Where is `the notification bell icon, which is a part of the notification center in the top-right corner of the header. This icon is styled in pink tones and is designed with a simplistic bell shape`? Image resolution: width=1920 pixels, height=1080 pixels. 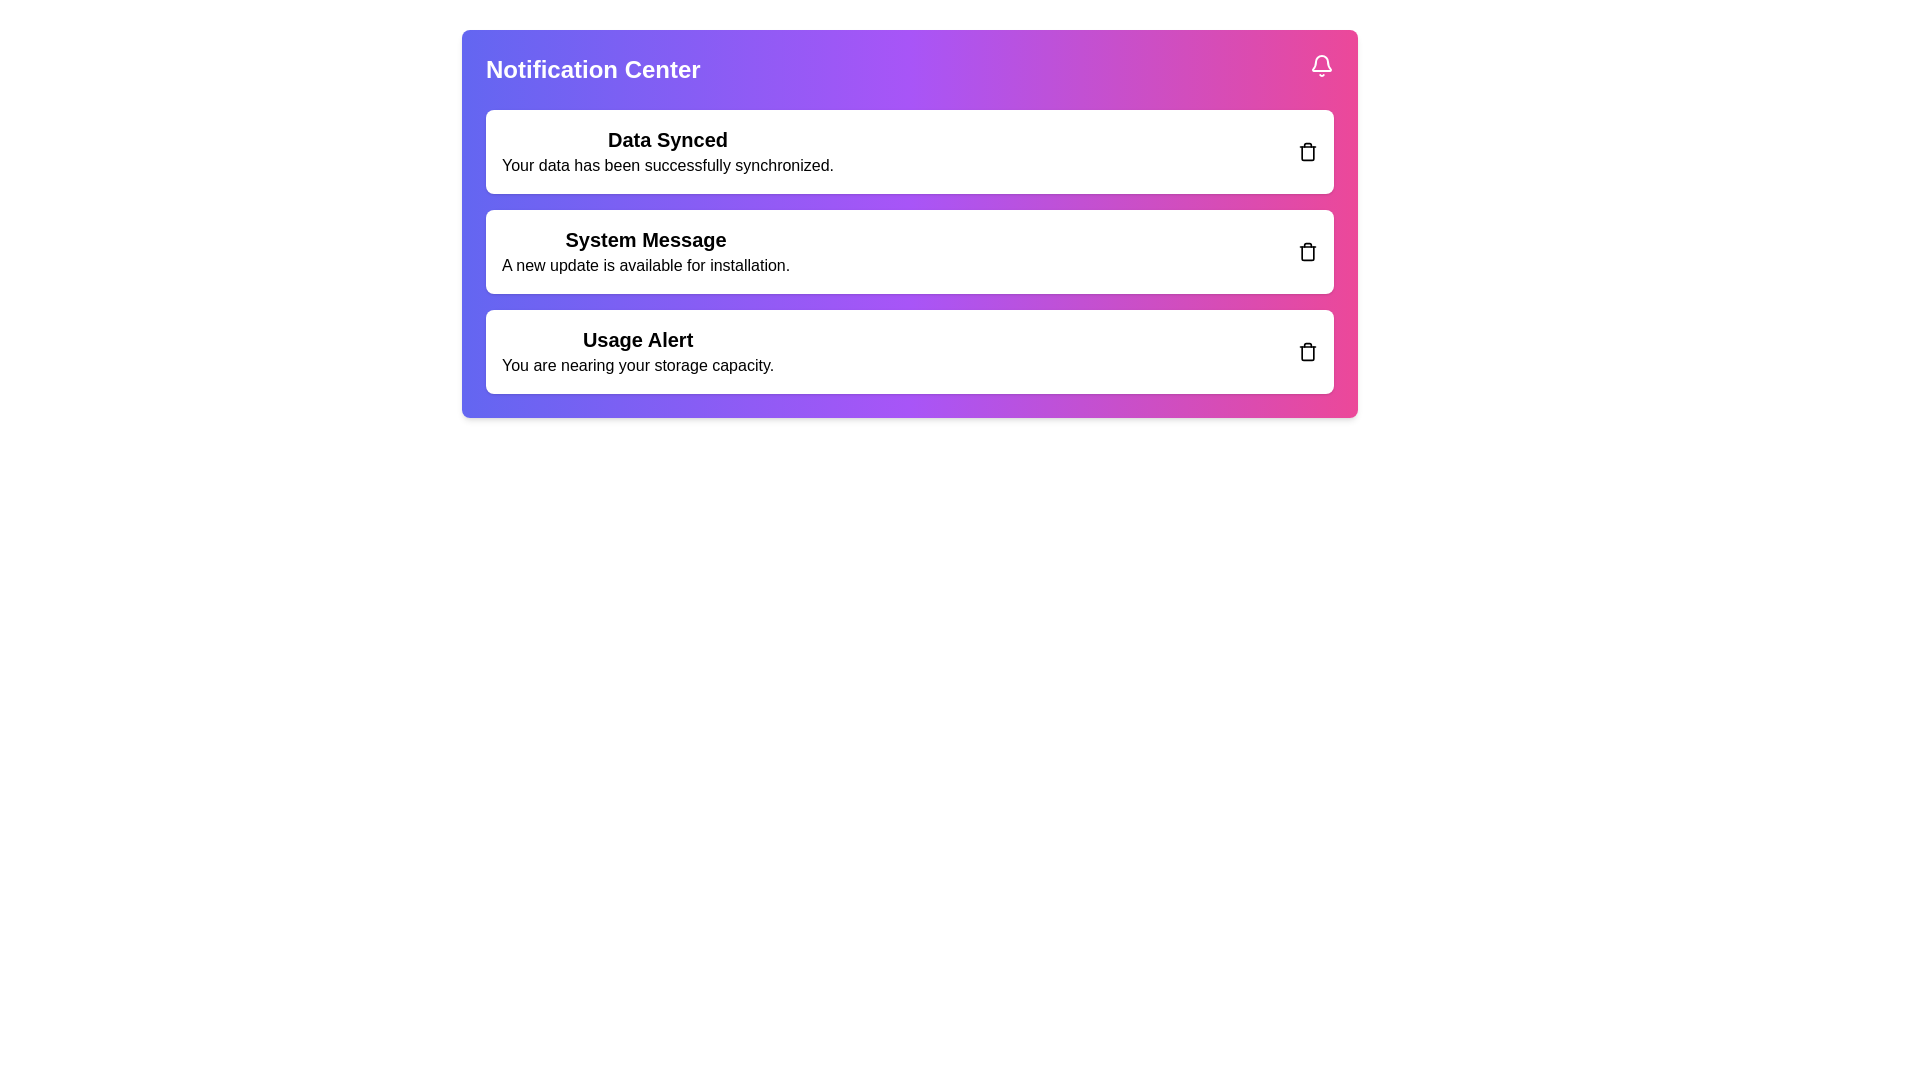 the notification bell icon, which is a part of the notification center in the top-right corner of the header. This icon is styled in pink tones and is designed with a simplistic bell shape is located at coordinates (1321, 62).